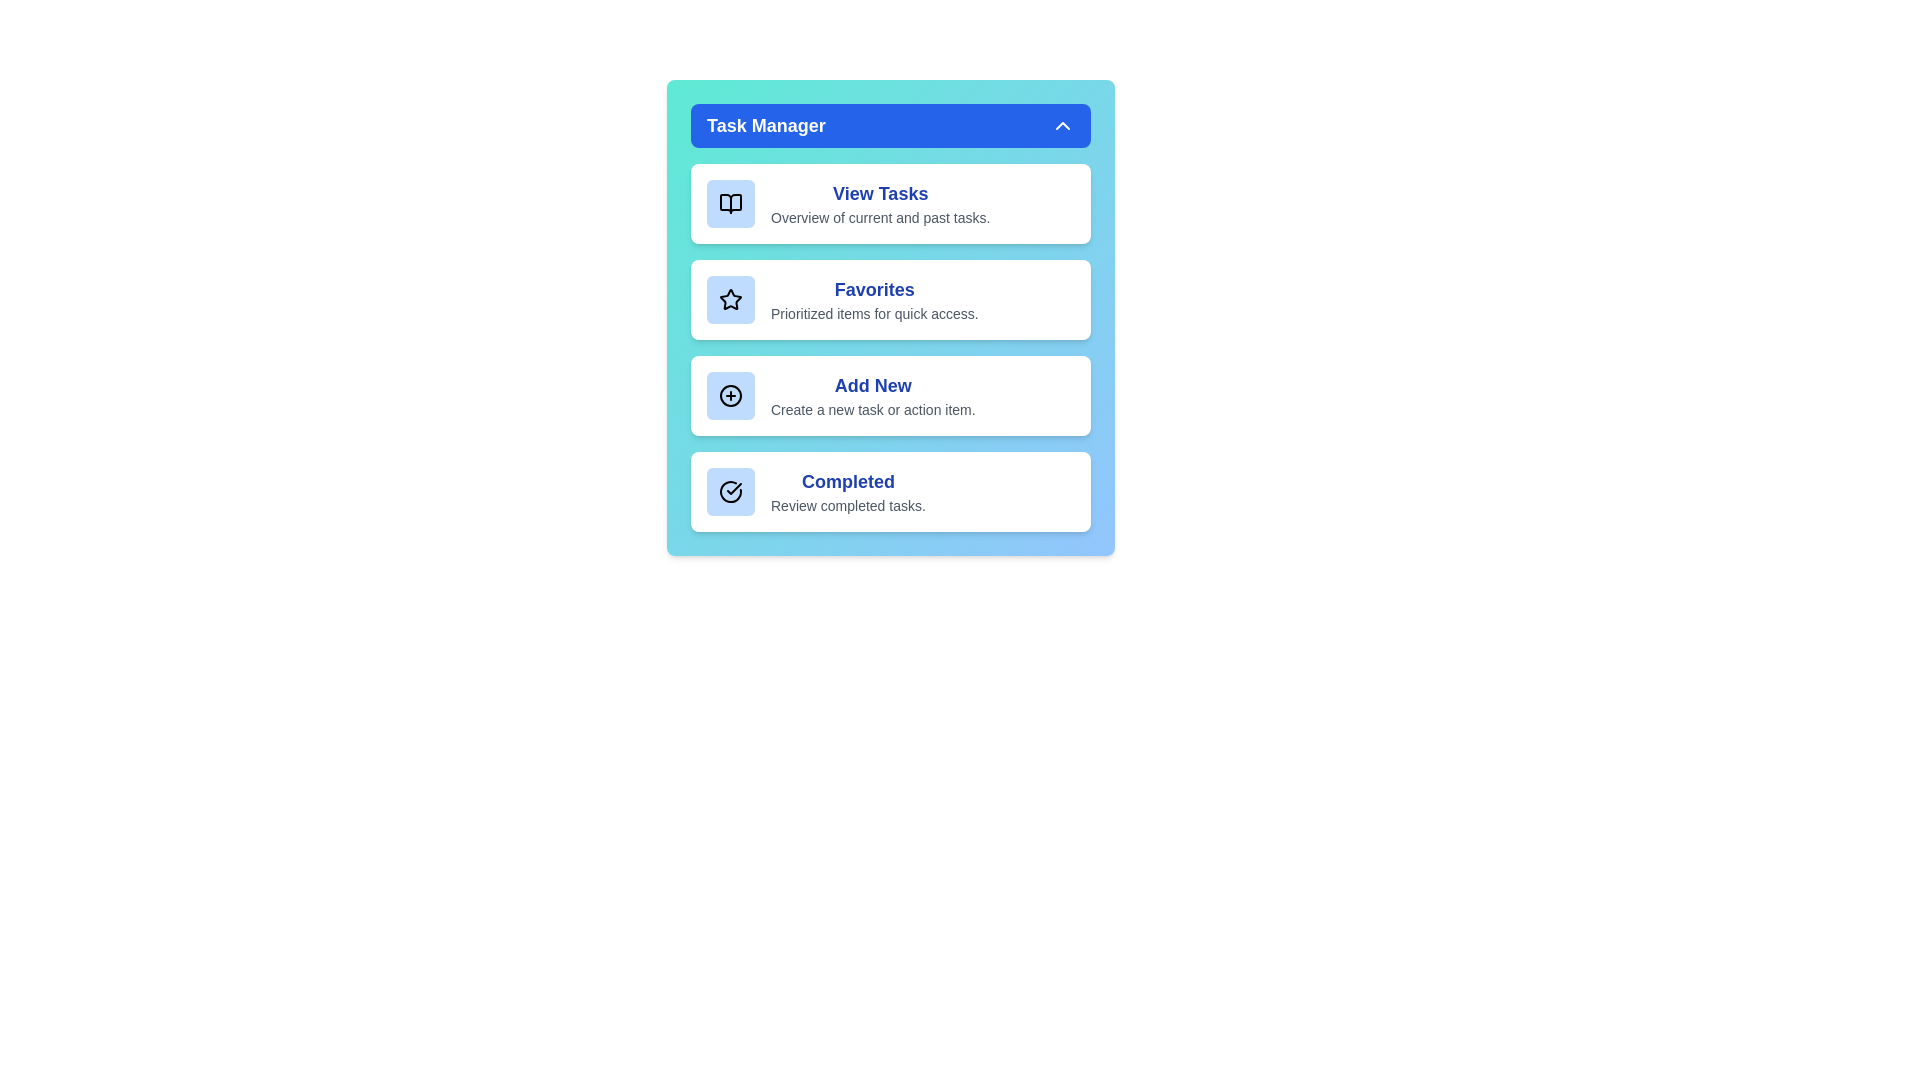  What do you see at coordinates (890, 396) in the screenshot?
I see `the list item Add New to view its hover effect` at bounding box center [890, 396].